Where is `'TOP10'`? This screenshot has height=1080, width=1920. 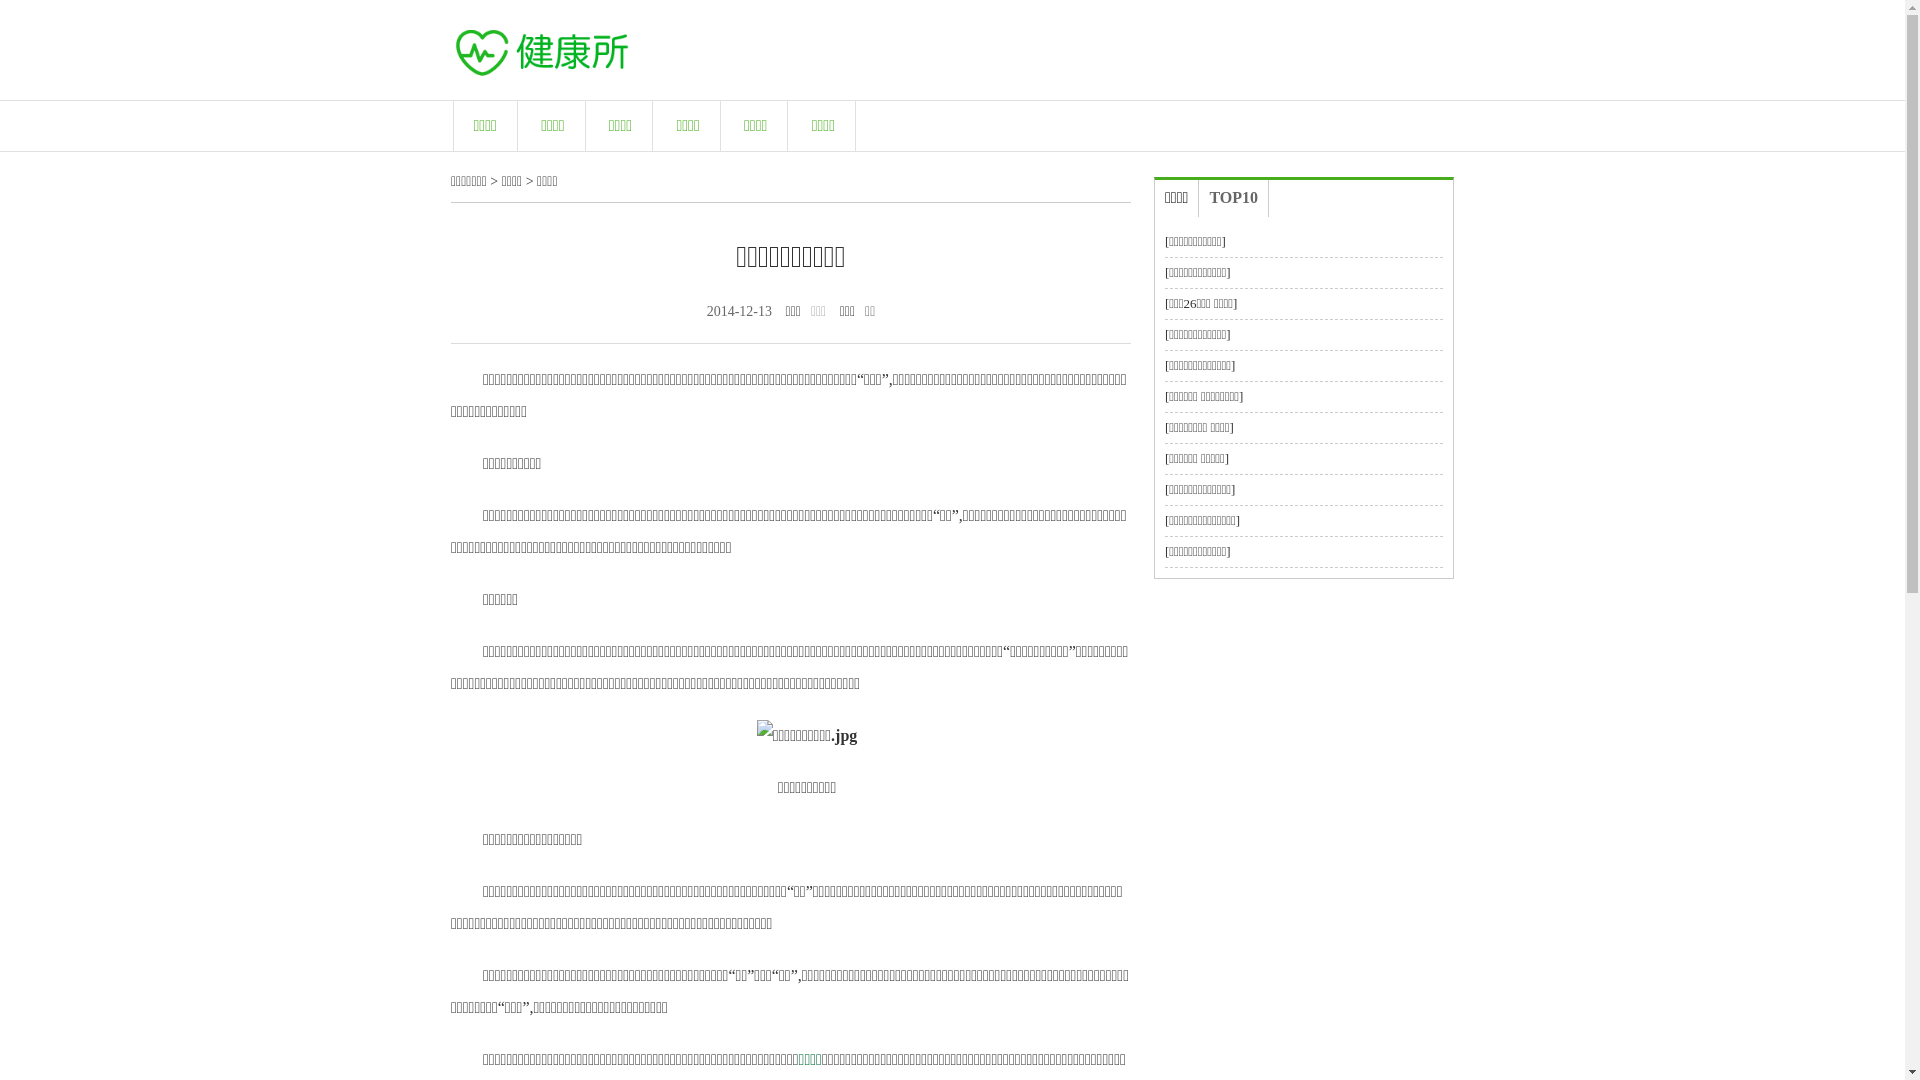
'TOP10' is located at coordinates (1232, 198).